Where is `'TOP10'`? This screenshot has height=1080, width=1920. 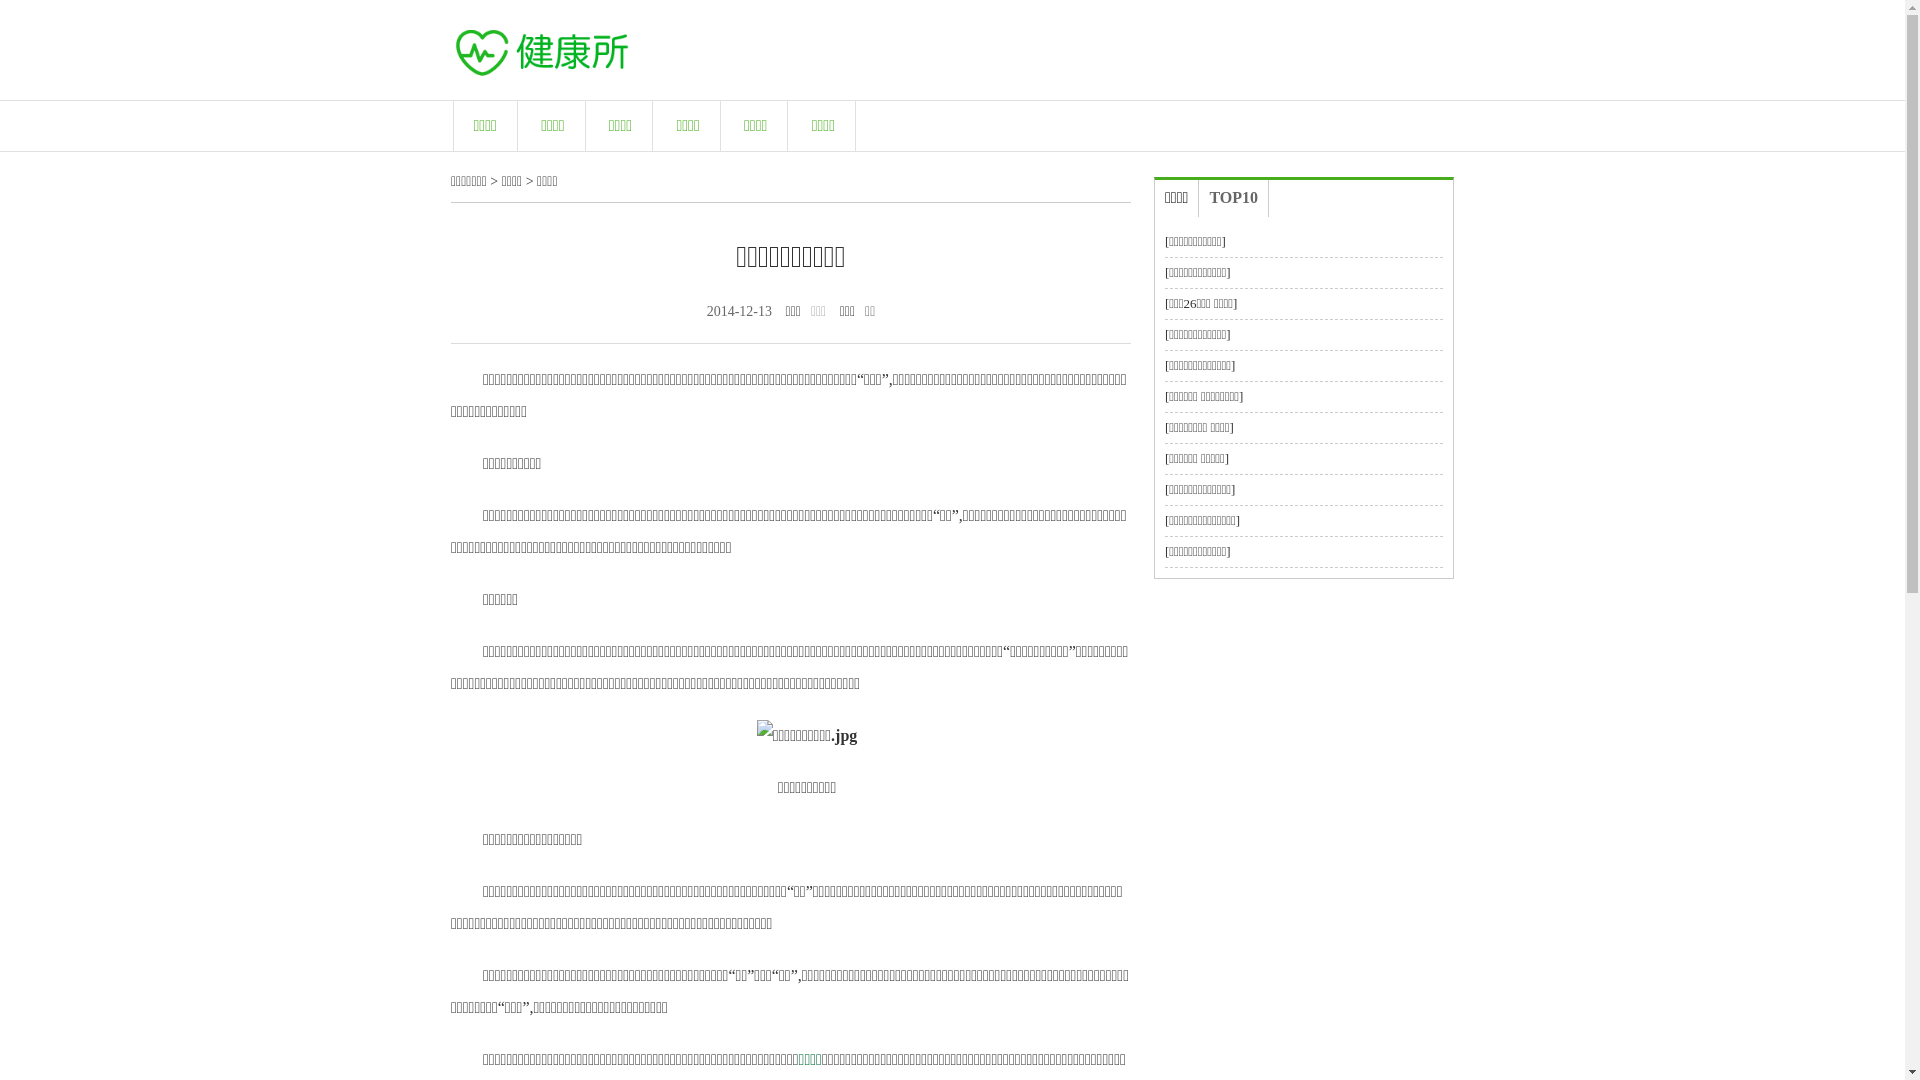
'TOP10' is located at coordinates (1232, 198).